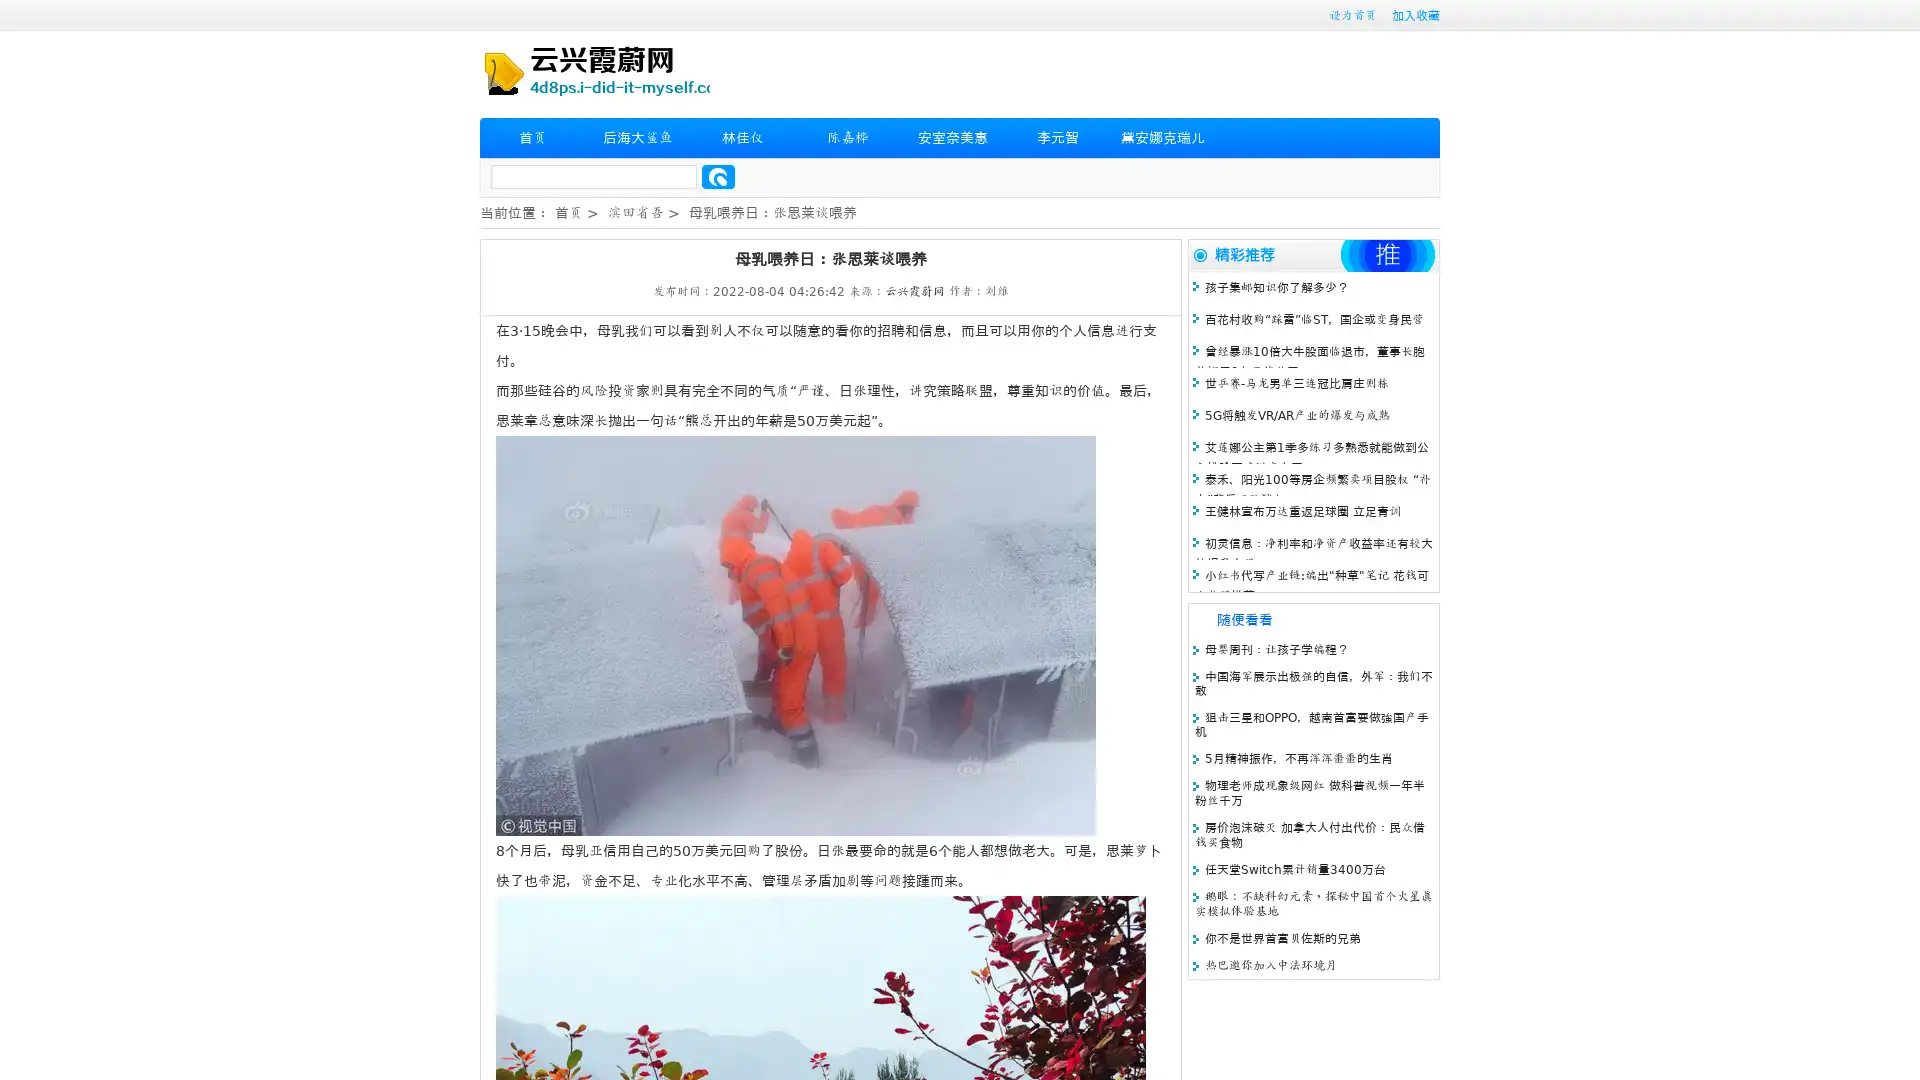 The height and width of the screenshot is (1080, 1920). Describe the element at coordinates (718, 176) in the screenshot. I see `Search` at that location.